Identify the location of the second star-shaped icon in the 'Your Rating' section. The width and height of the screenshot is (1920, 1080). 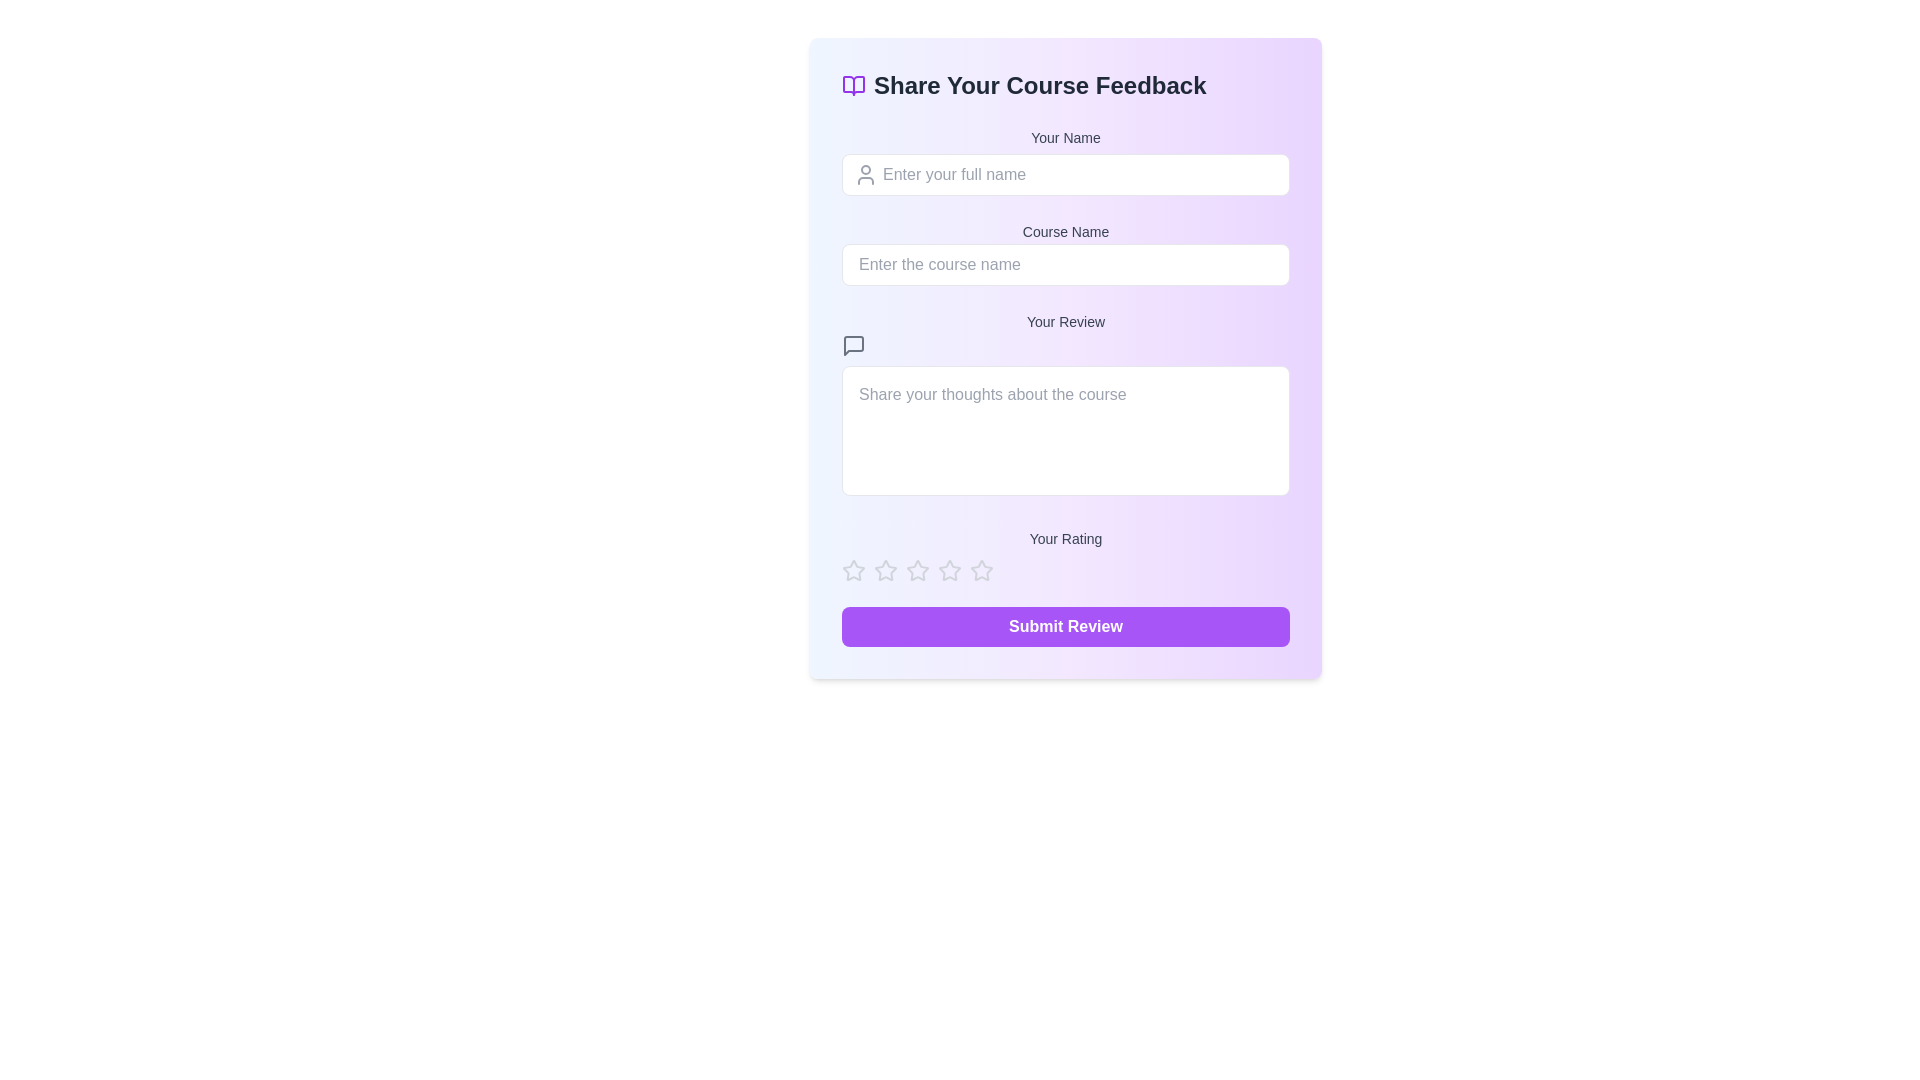
(916, 570).